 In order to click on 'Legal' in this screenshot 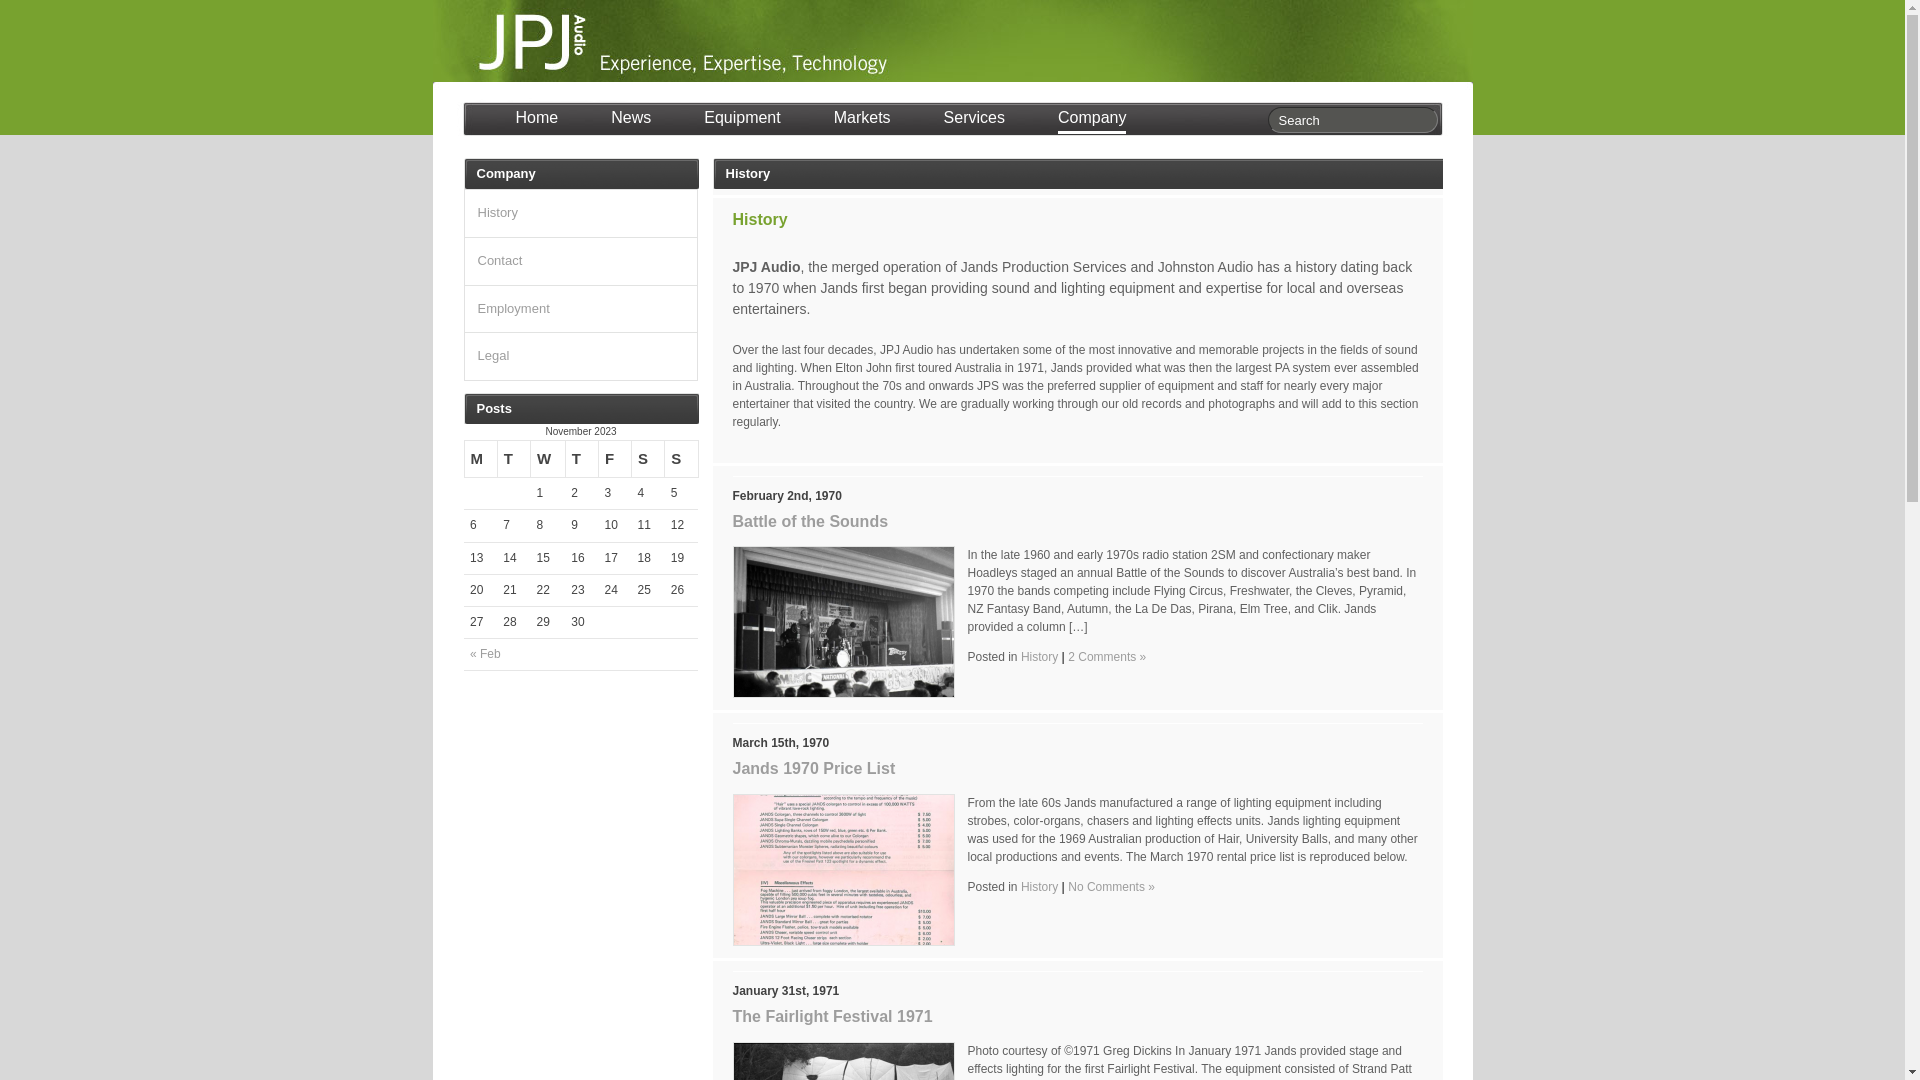, I will do `click(494, 354)`.